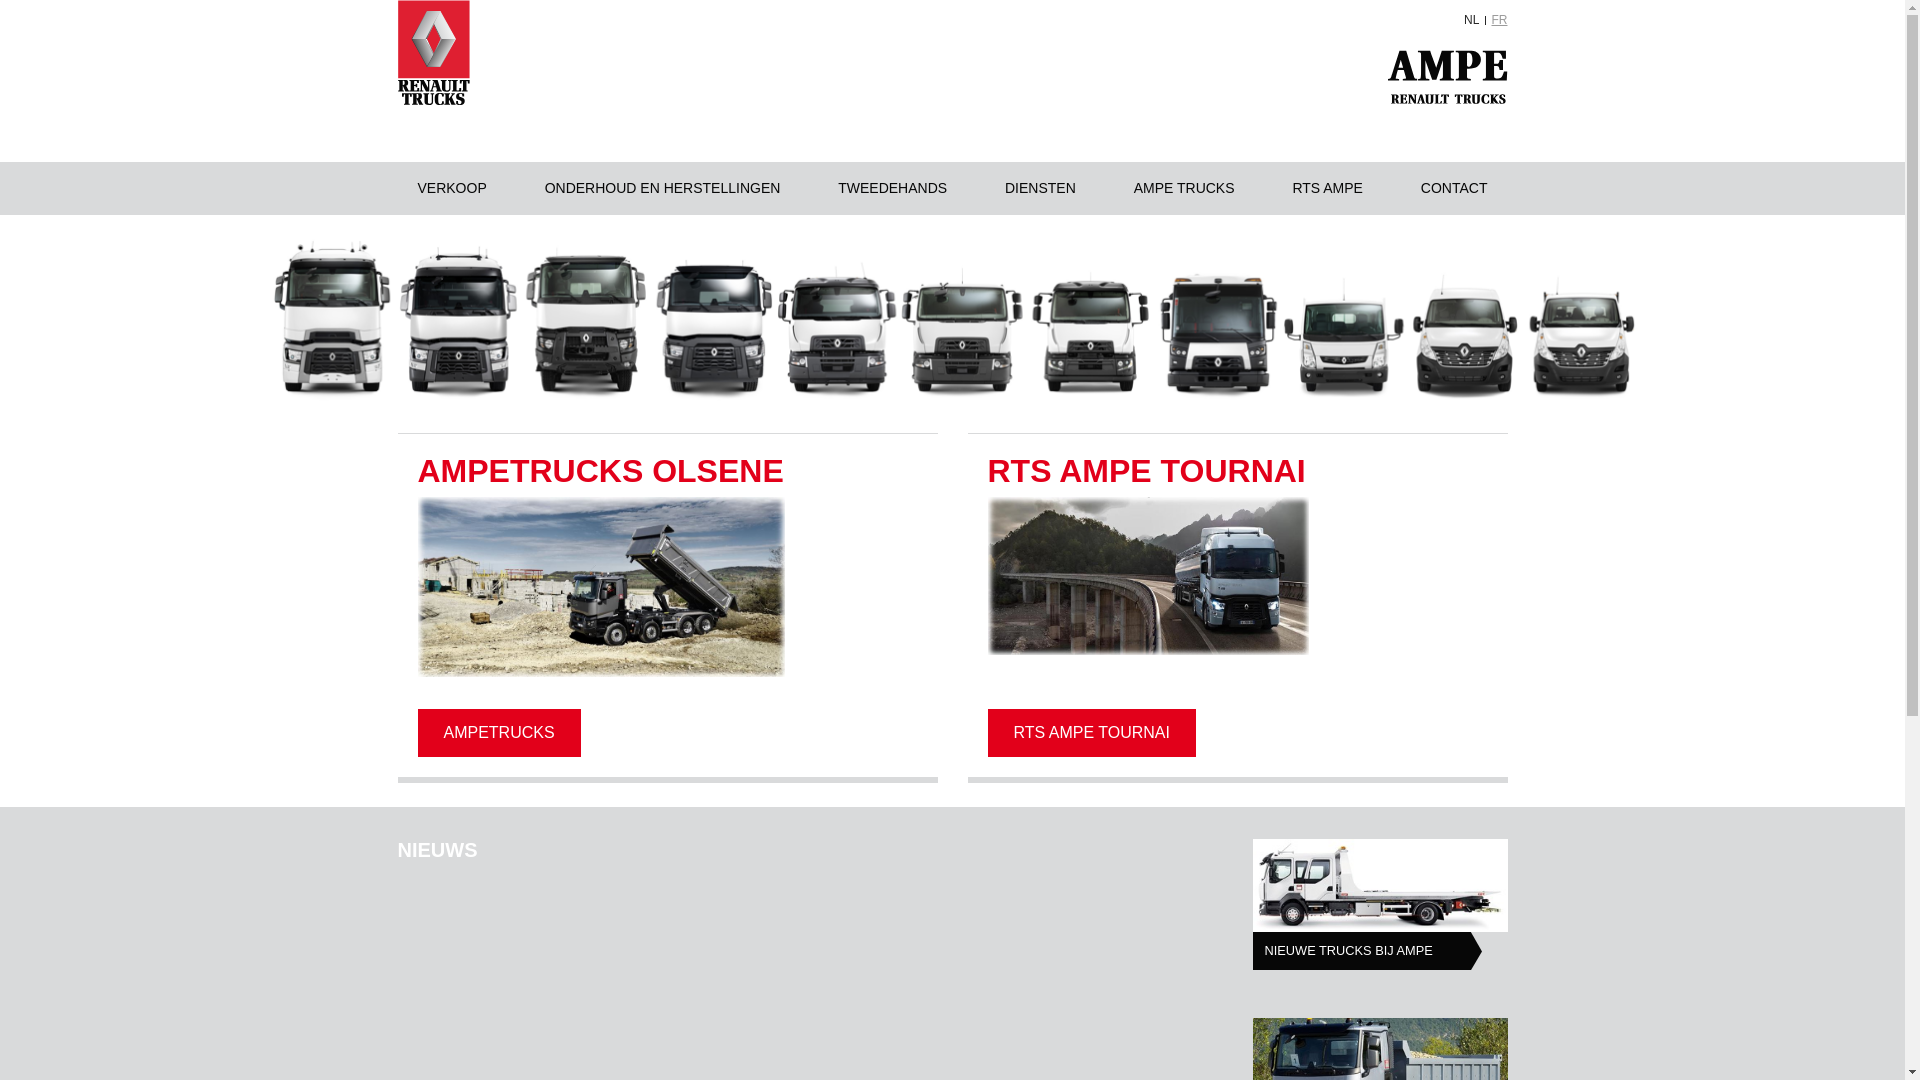  I want to click on 'CONTACT', so click(1454, 188).